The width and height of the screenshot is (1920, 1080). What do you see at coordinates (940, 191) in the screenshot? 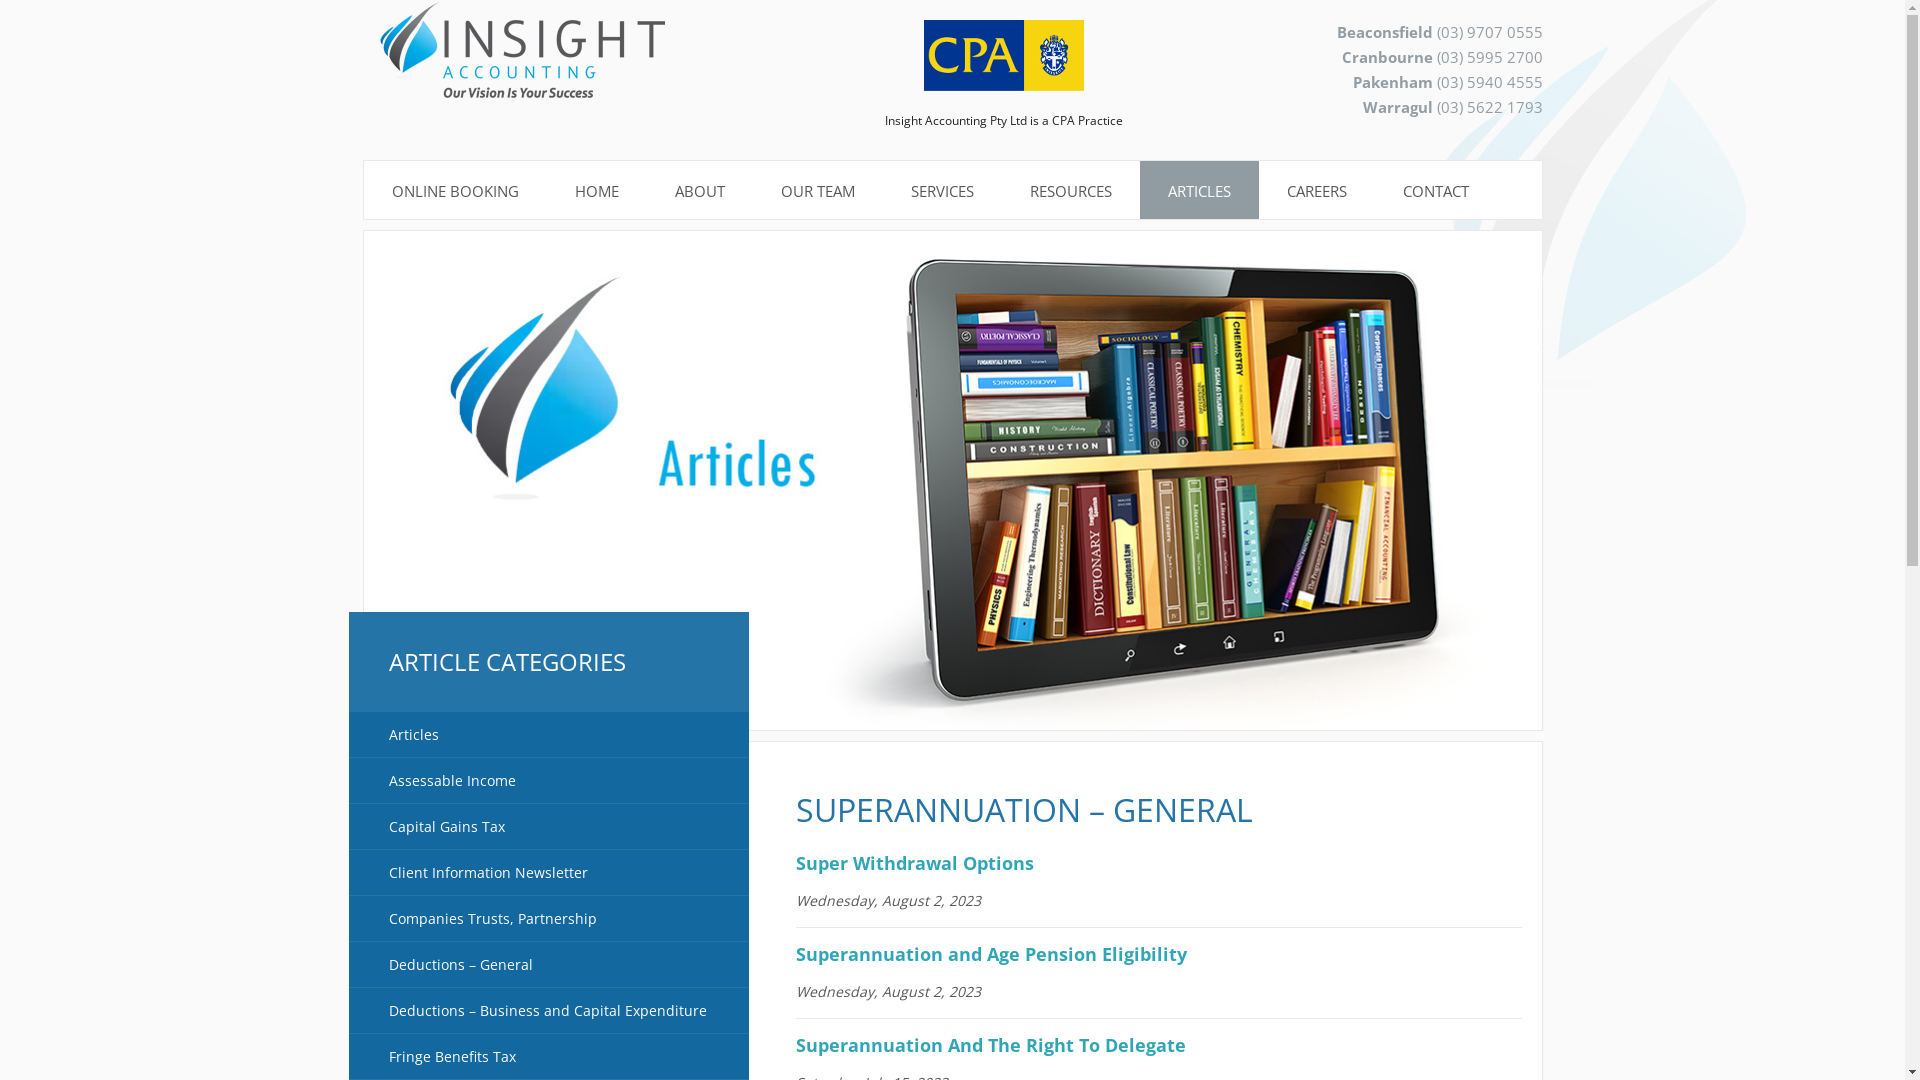
I see `'SERVICES'` at bounding box center [940, 191].